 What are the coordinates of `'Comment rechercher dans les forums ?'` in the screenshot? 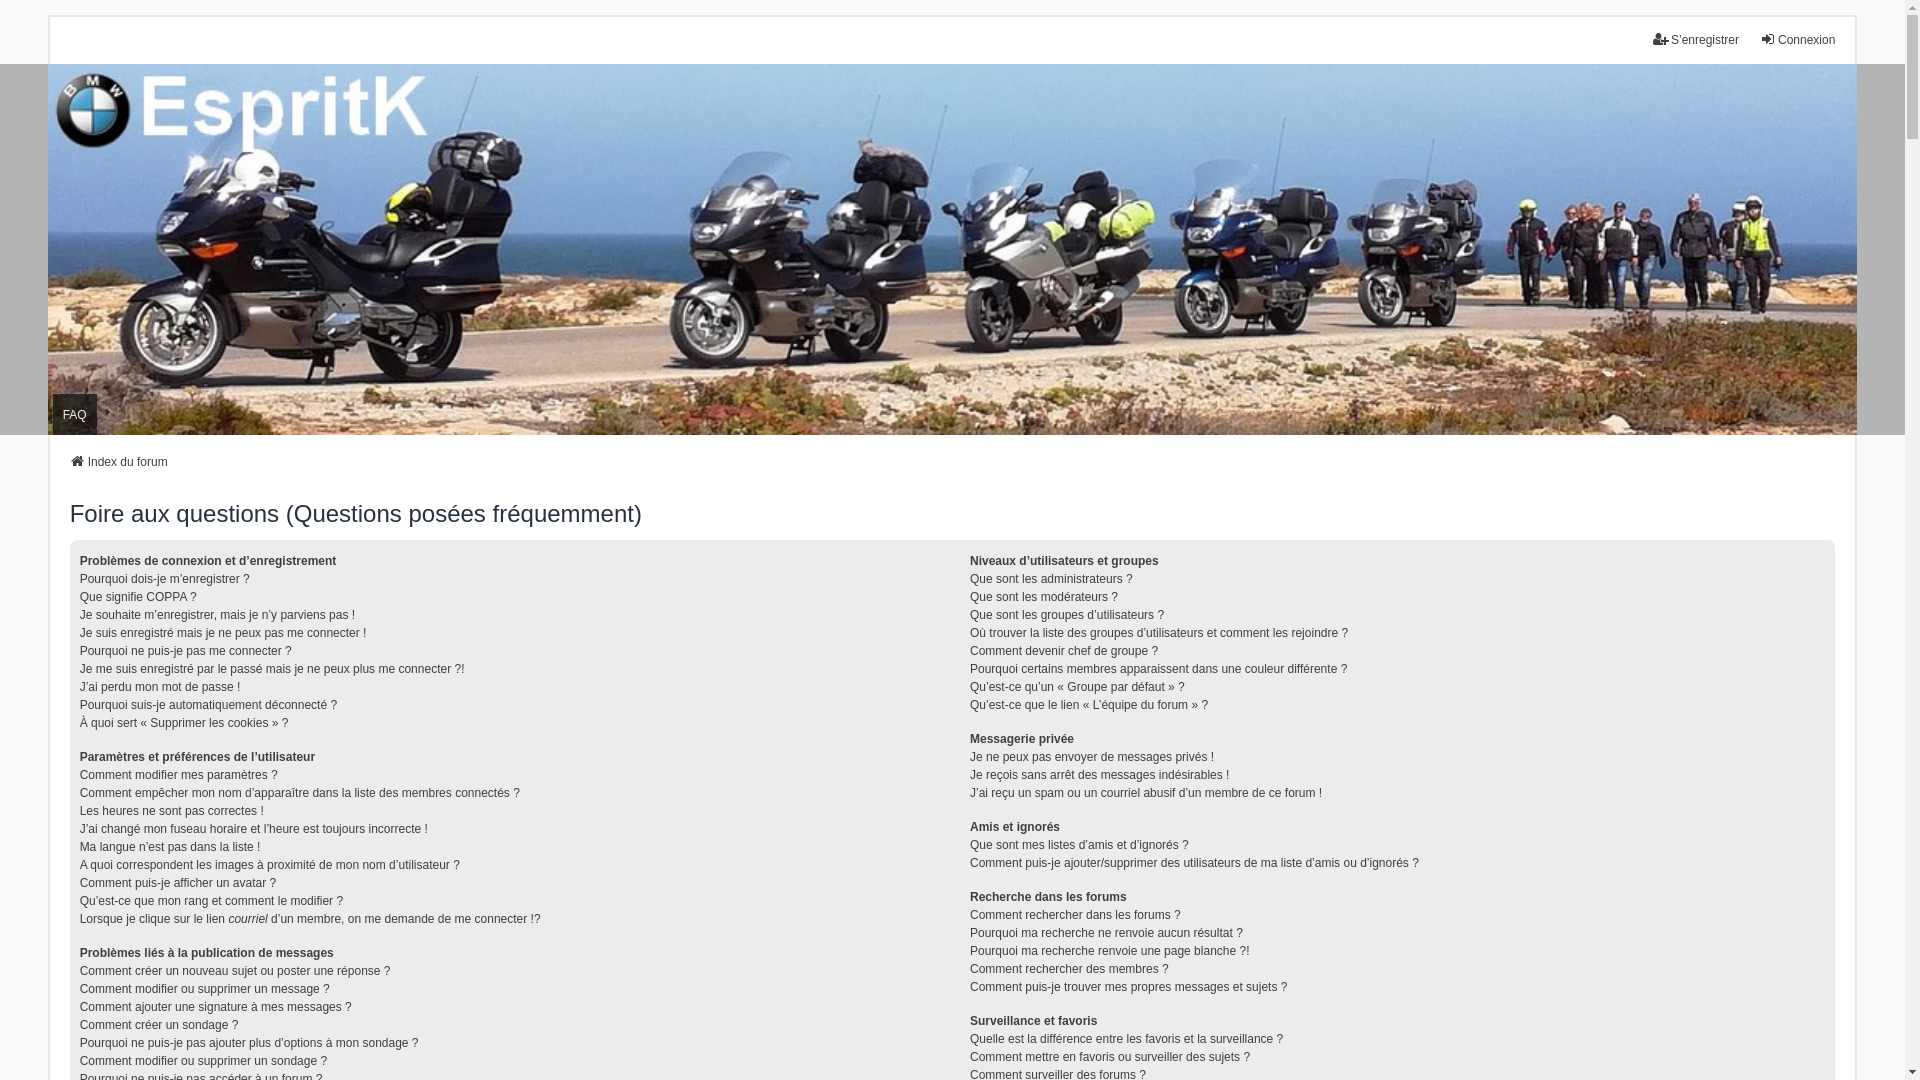 It's located at (1074, 914).